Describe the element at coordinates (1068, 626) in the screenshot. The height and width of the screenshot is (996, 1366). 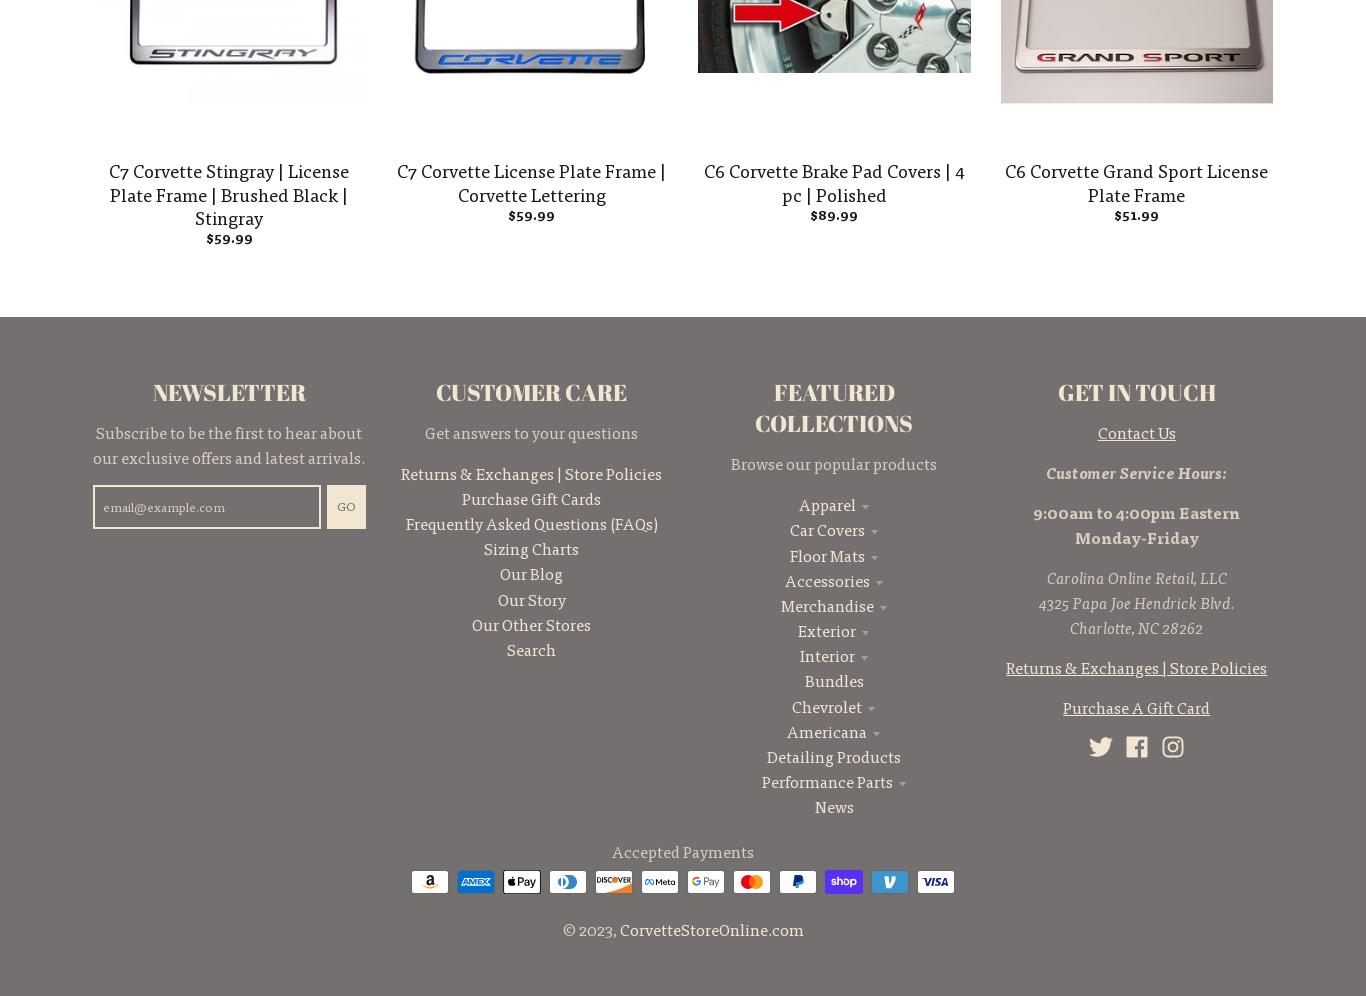
I see `'Charlotte, NC 28262'` at that location.